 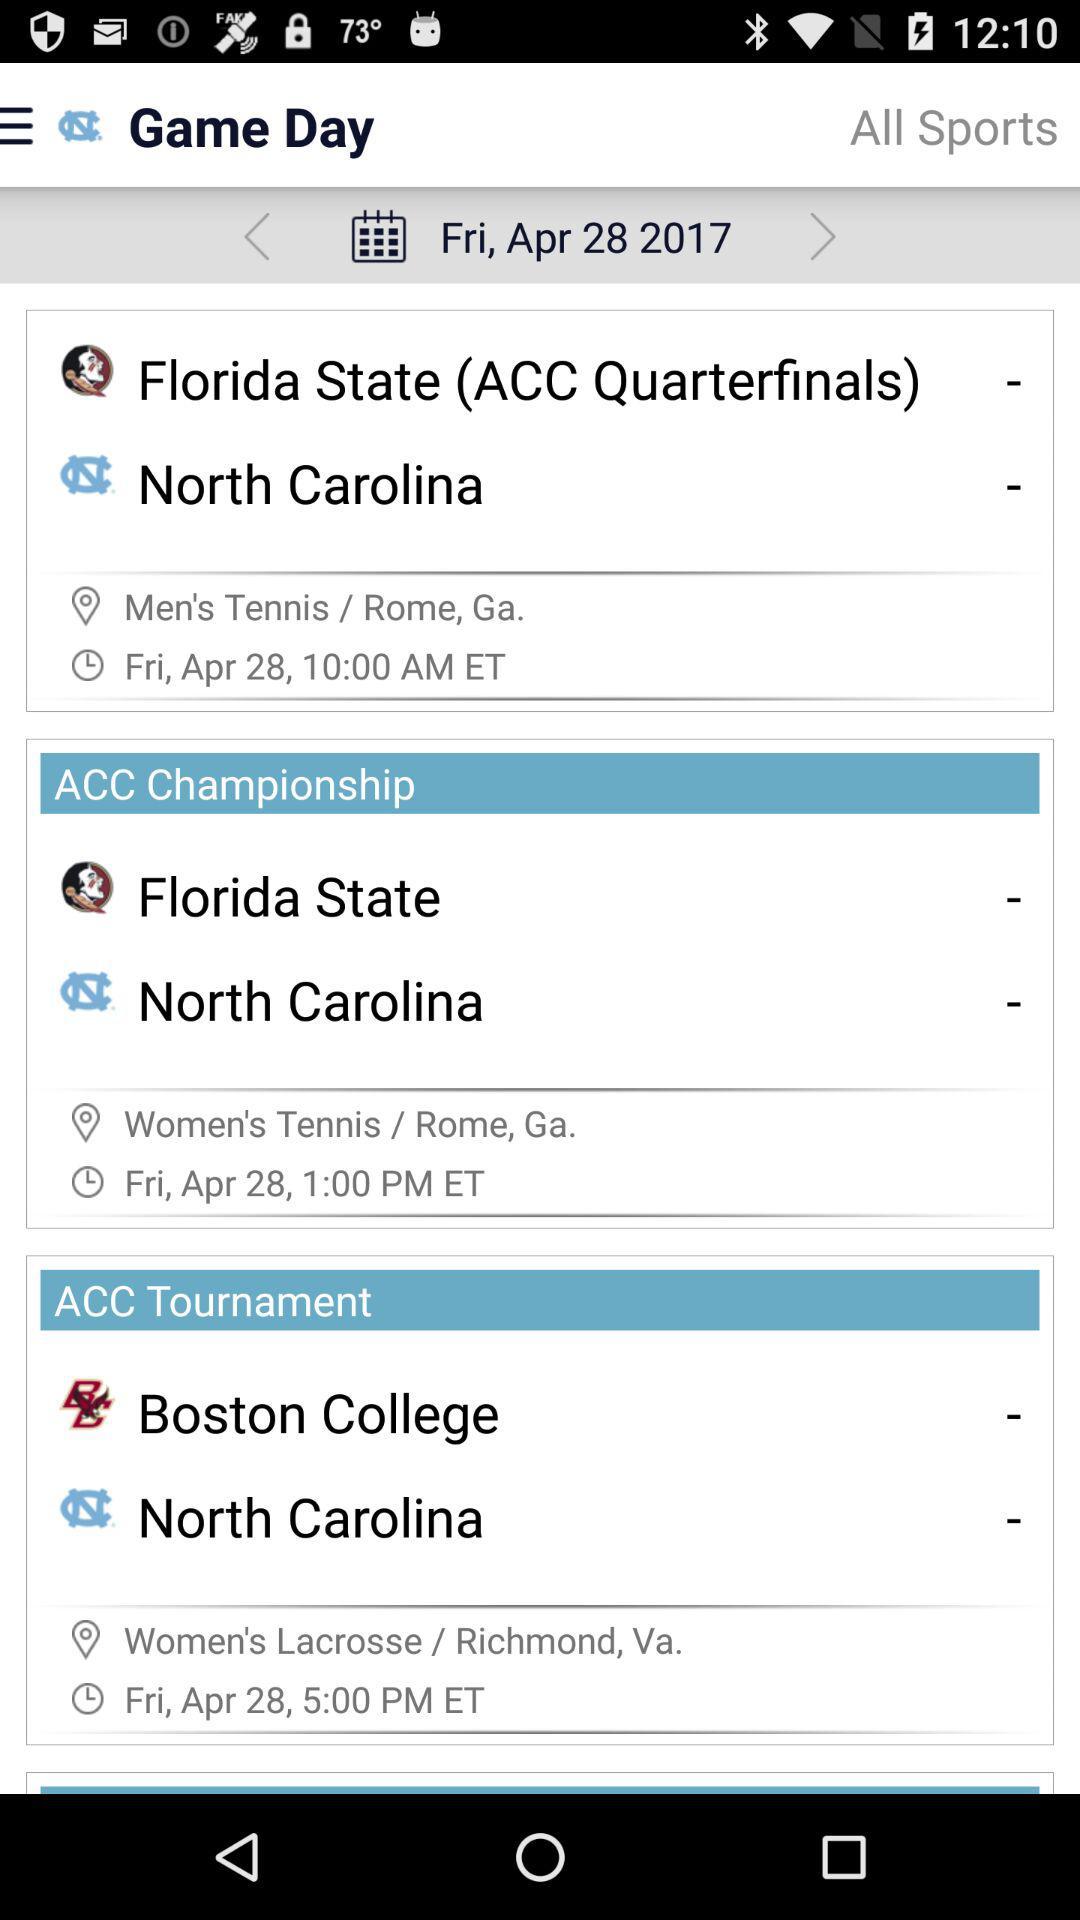 What do you see at coordinates (1014, 482) in the screenshot?
I see `- icon` at bounding box center [1014, 482].